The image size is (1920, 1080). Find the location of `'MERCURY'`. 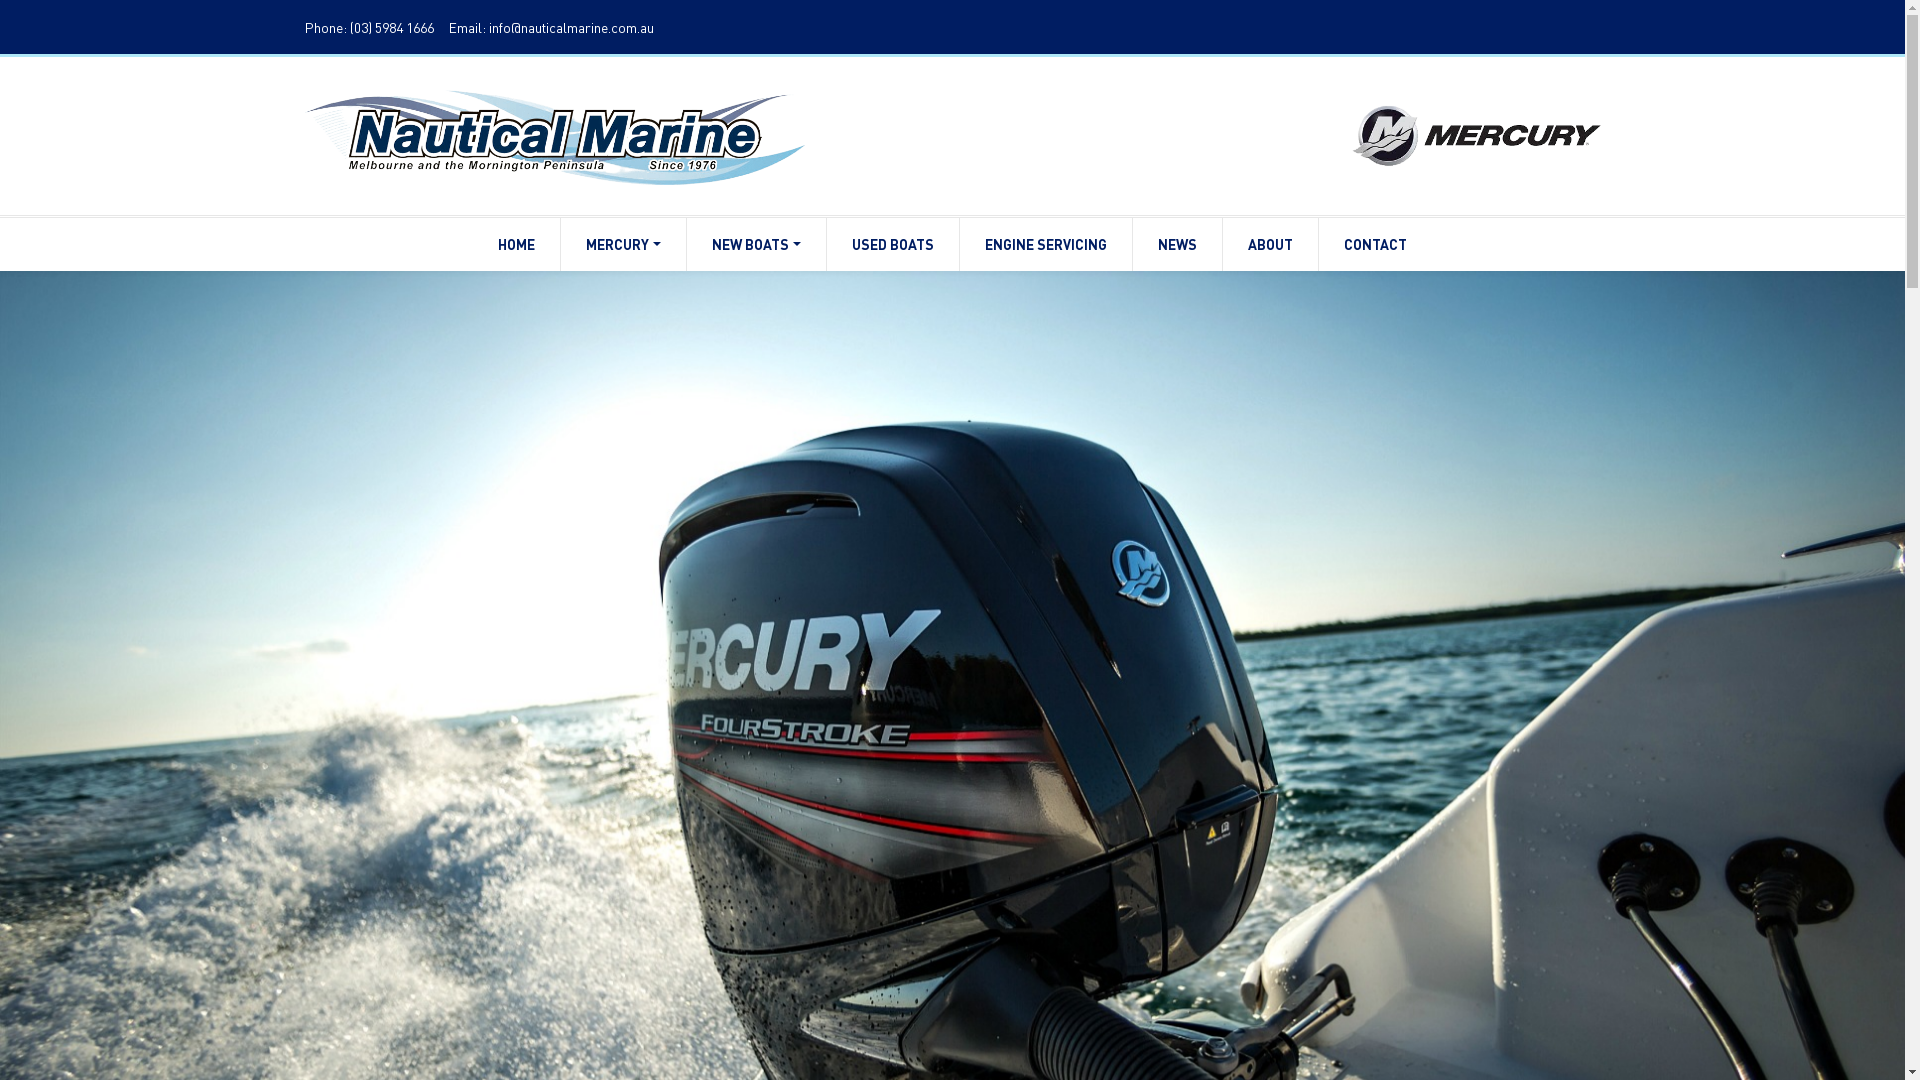

'MERCURY' is located at coordinates (560, 243).